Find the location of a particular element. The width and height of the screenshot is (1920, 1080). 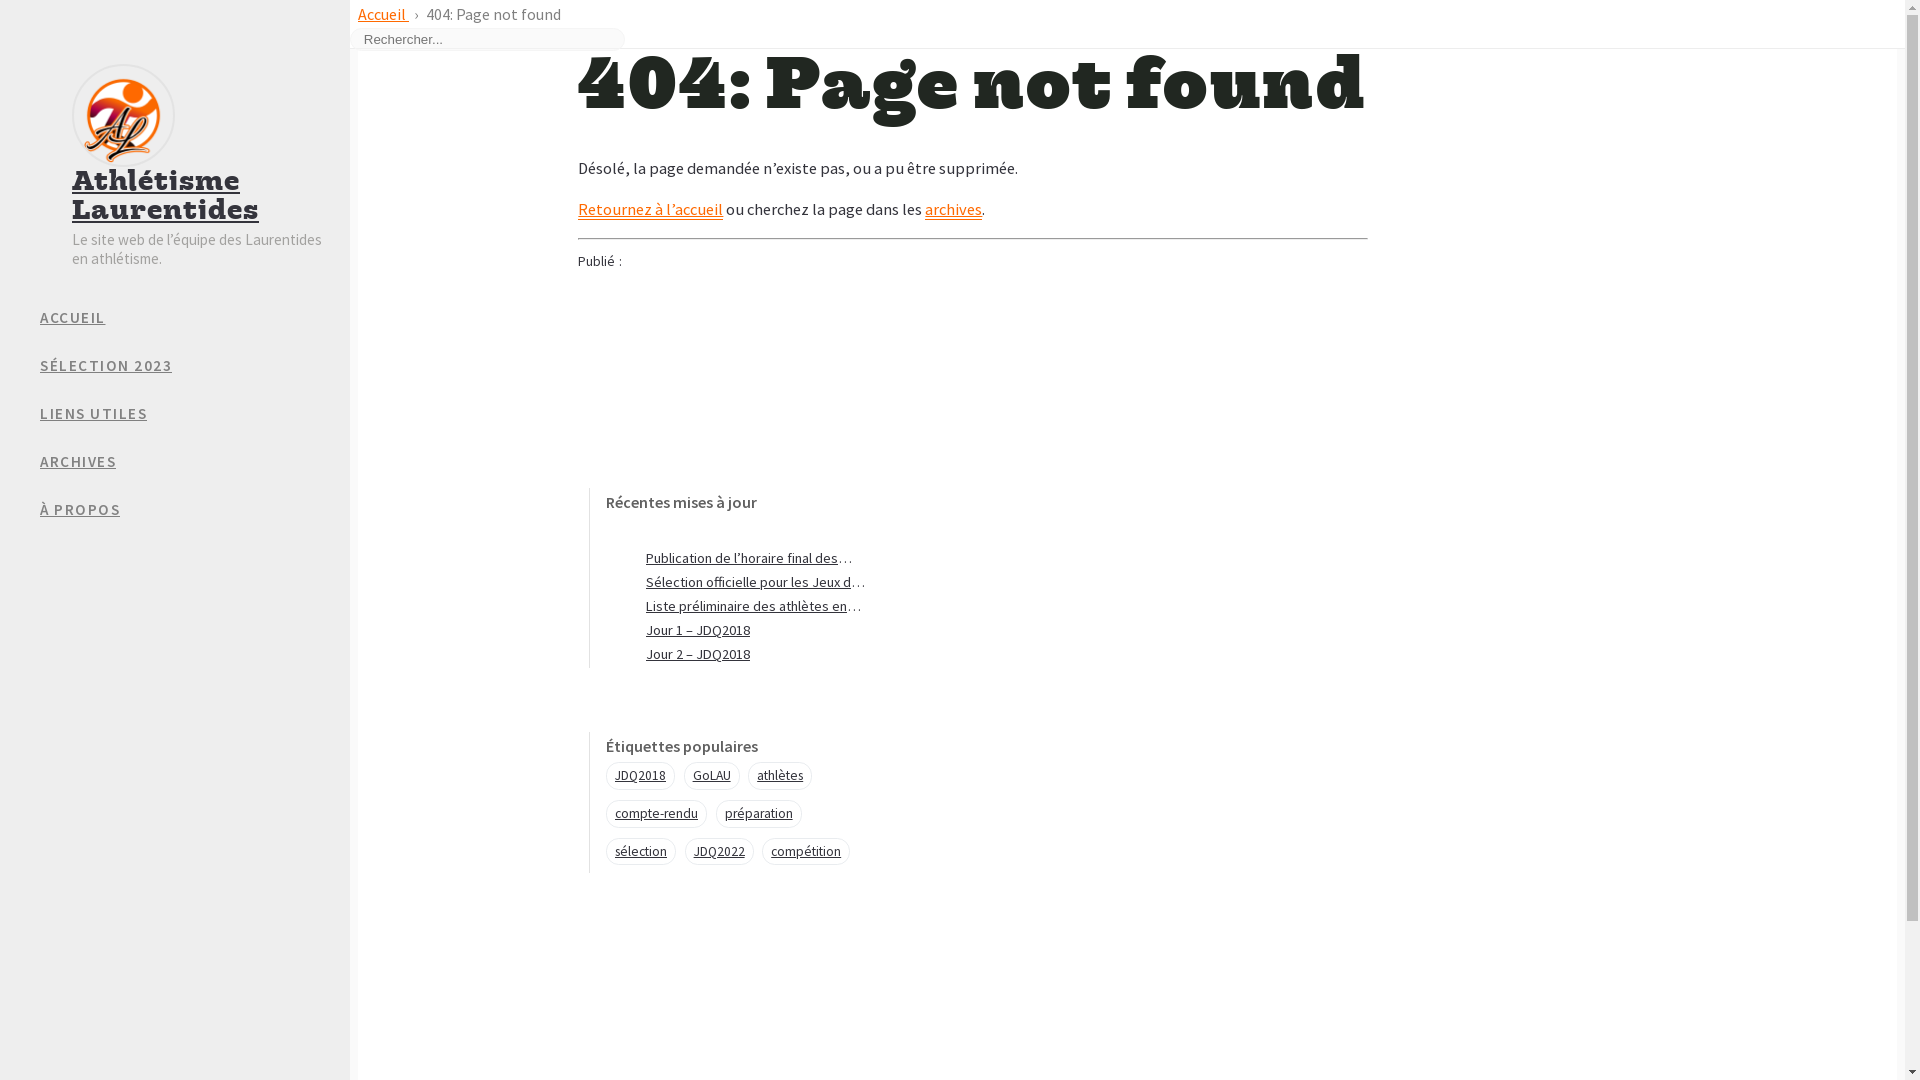

'GoLAU' is located at coordinates (711, 774).